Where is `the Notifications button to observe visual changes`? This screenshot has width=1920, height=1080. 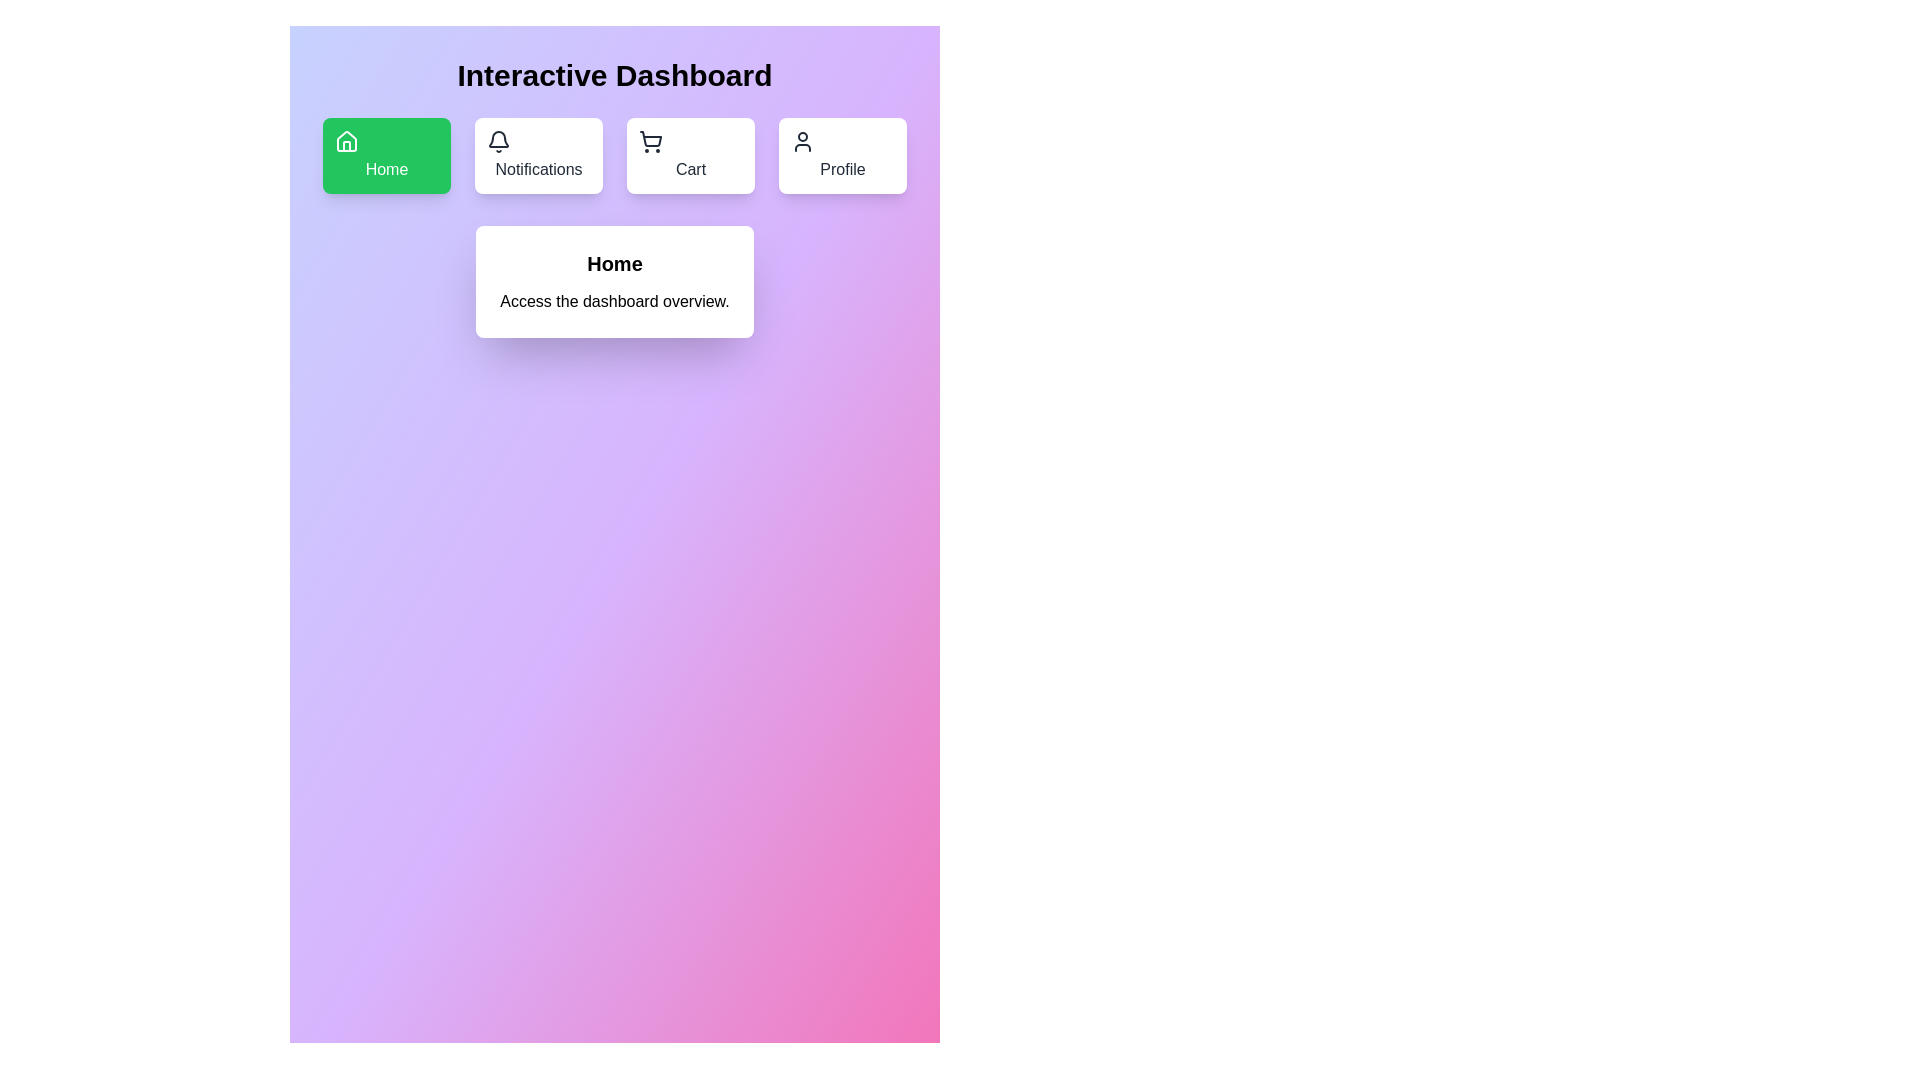 the Notifications button to observe visual changes is located at coordinates (538, 154).